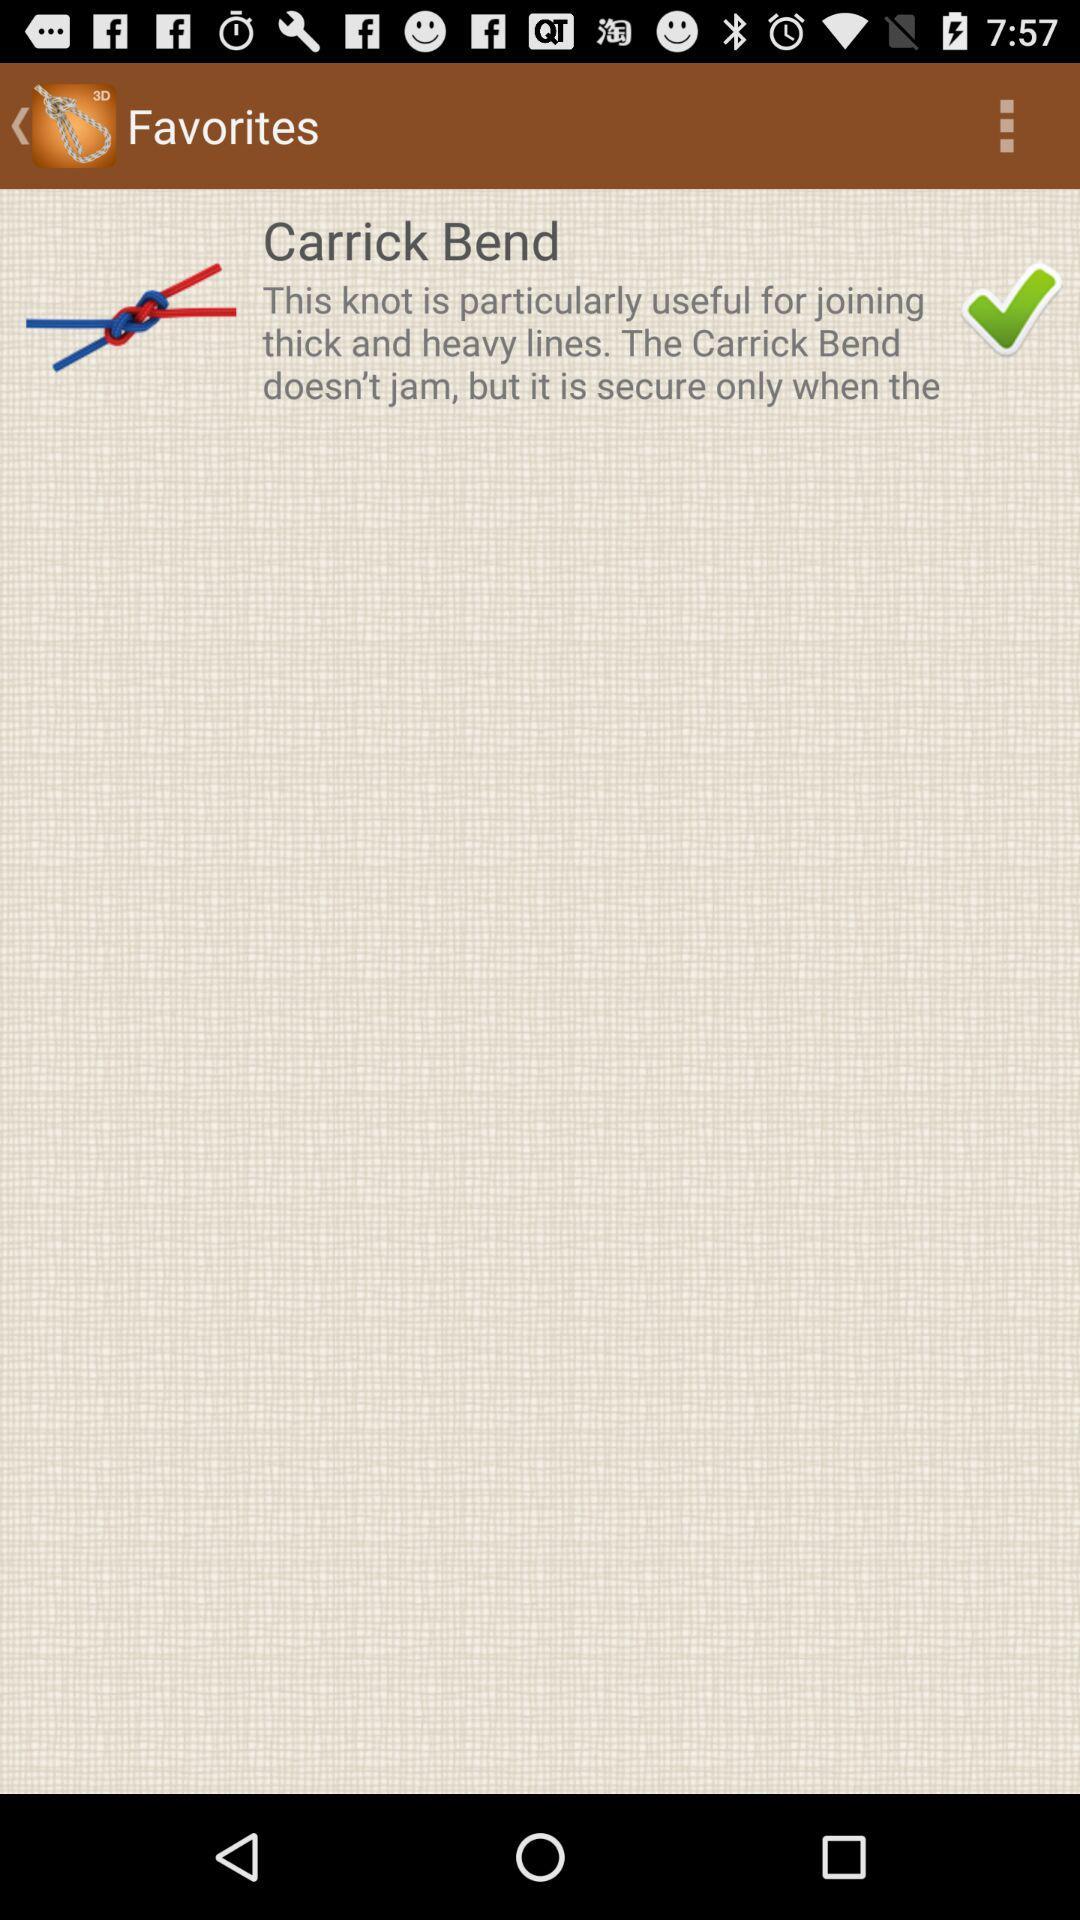 The width and height of the screenshot is (1080, 1920). Describe the element at coordinates (1006, 124) in the screenshot. I see `the icon to the right of favorites` at that location.